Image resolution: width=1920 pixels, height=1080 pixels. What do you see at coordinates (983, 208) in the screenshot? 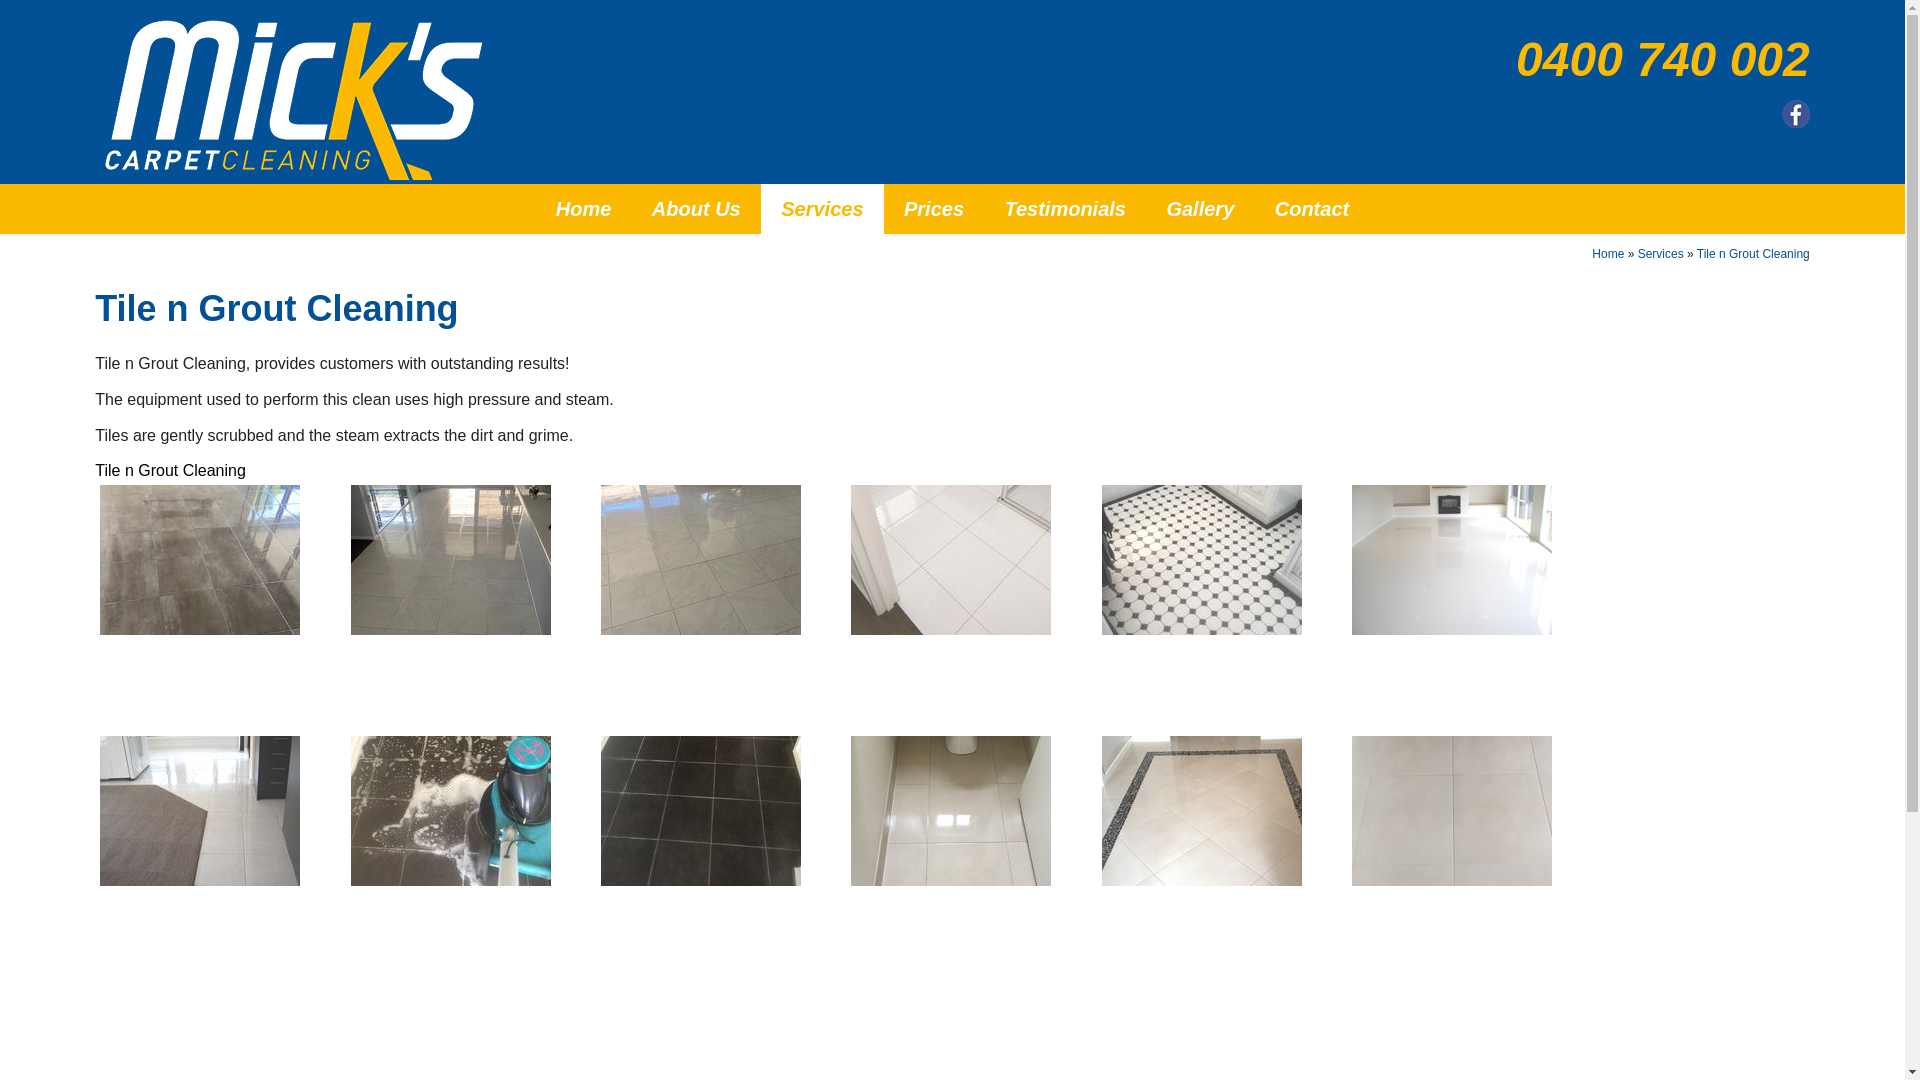
I see `'Testimonials'` at bounding box center [983, 208].